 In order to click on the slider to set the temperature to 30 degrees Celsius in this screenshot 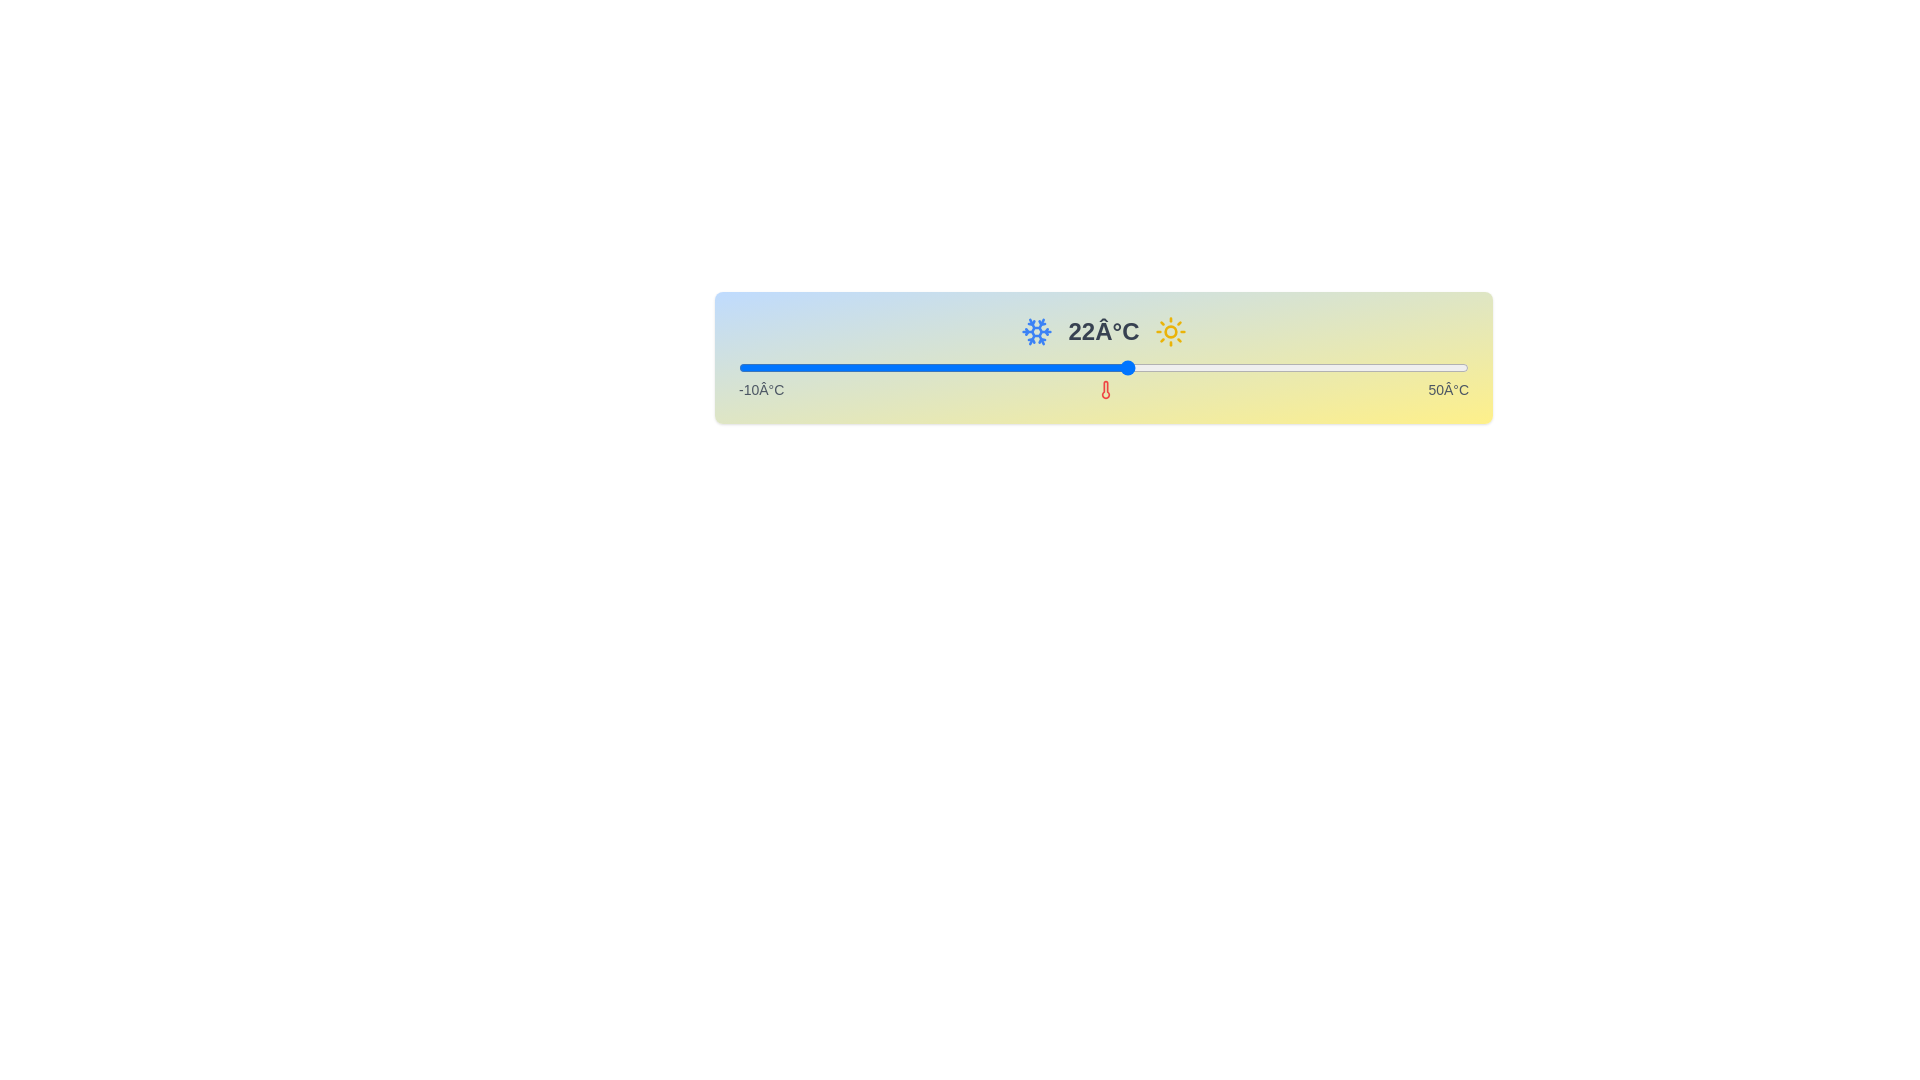, I will do `click(1224, 367)`.